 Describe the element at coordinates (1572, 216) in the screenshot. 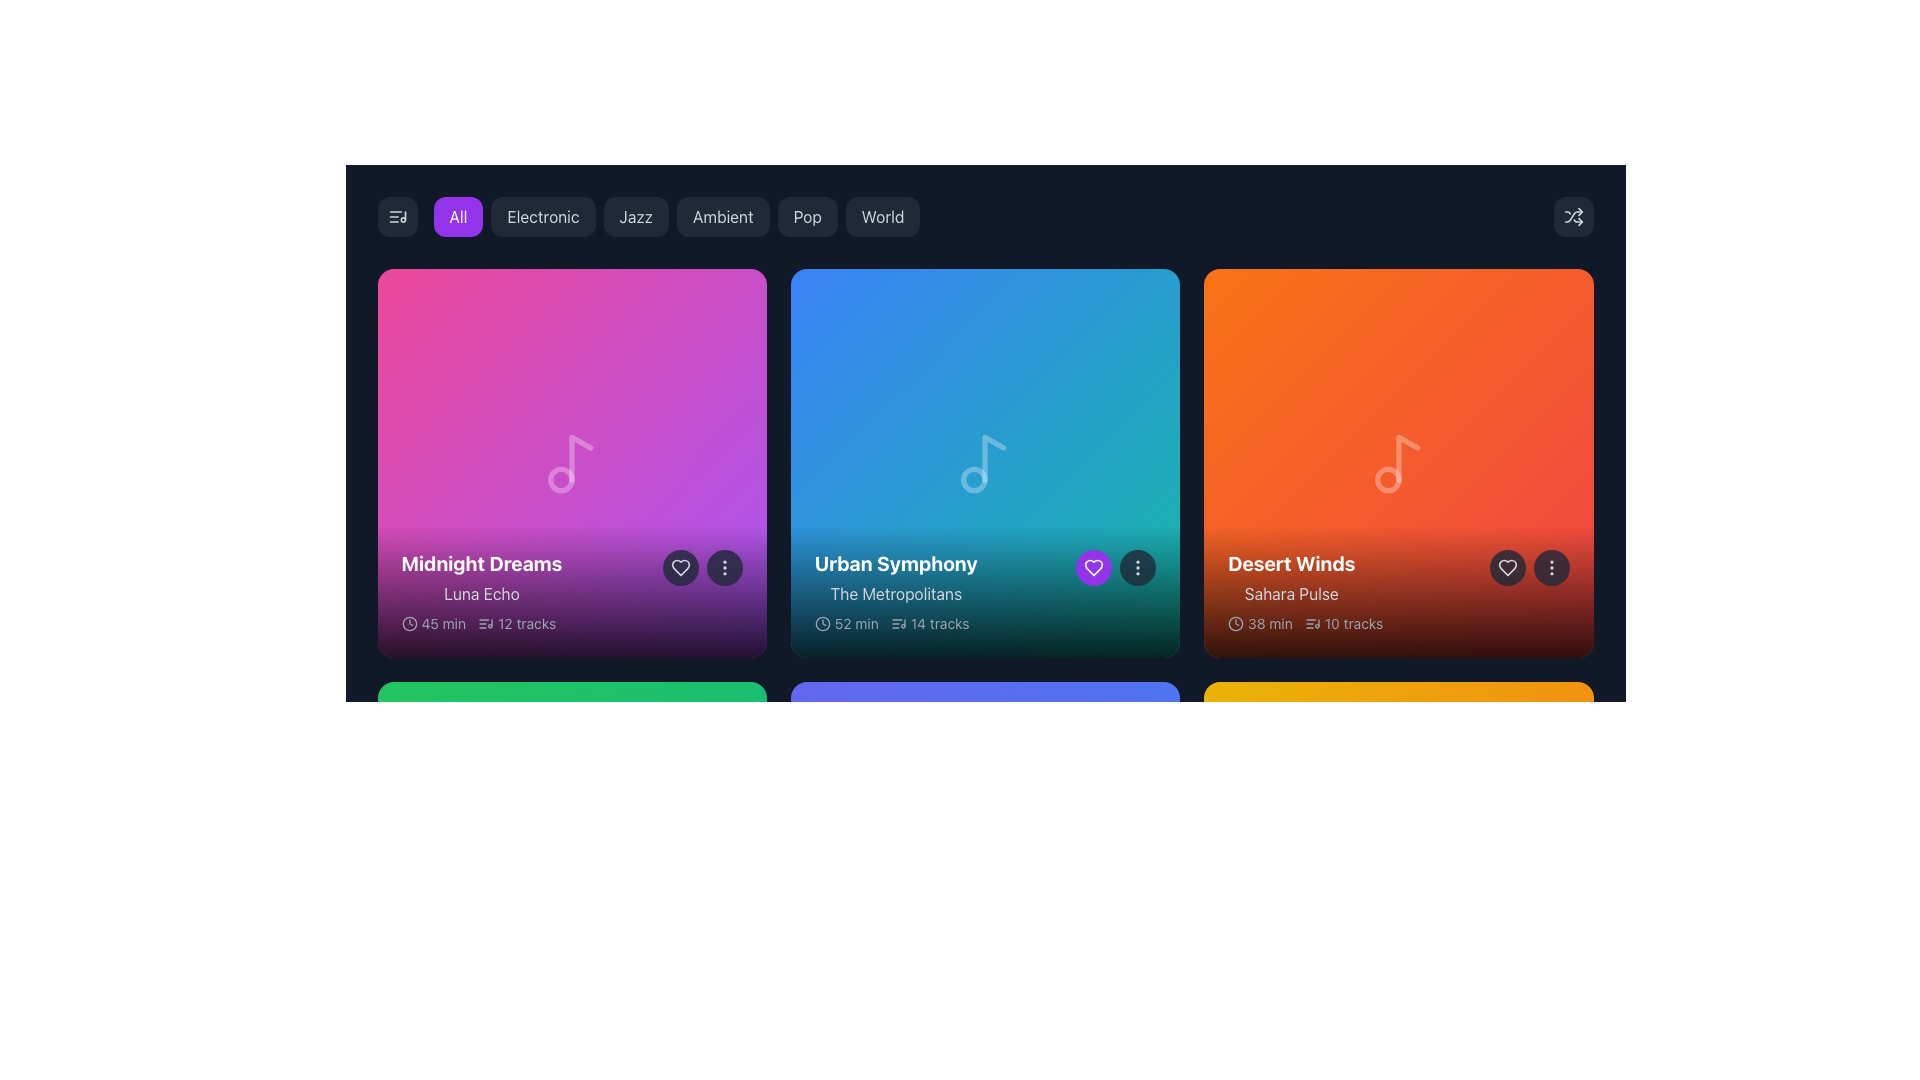

I see `the shuffle icon in the top-right corner of the interface` at that location.